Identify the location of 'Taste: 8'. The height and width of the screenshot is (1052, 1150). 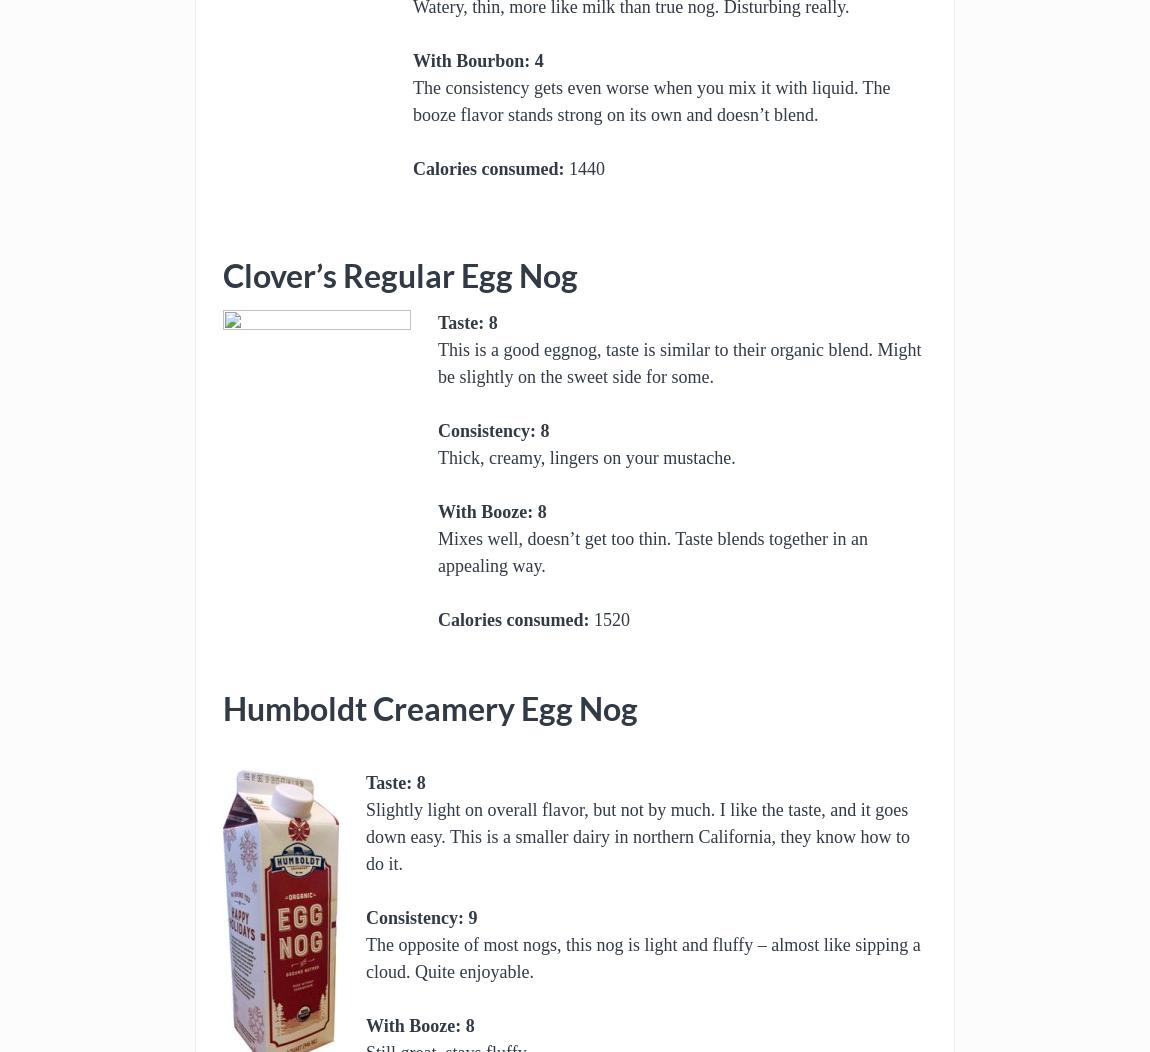
(467, 321).